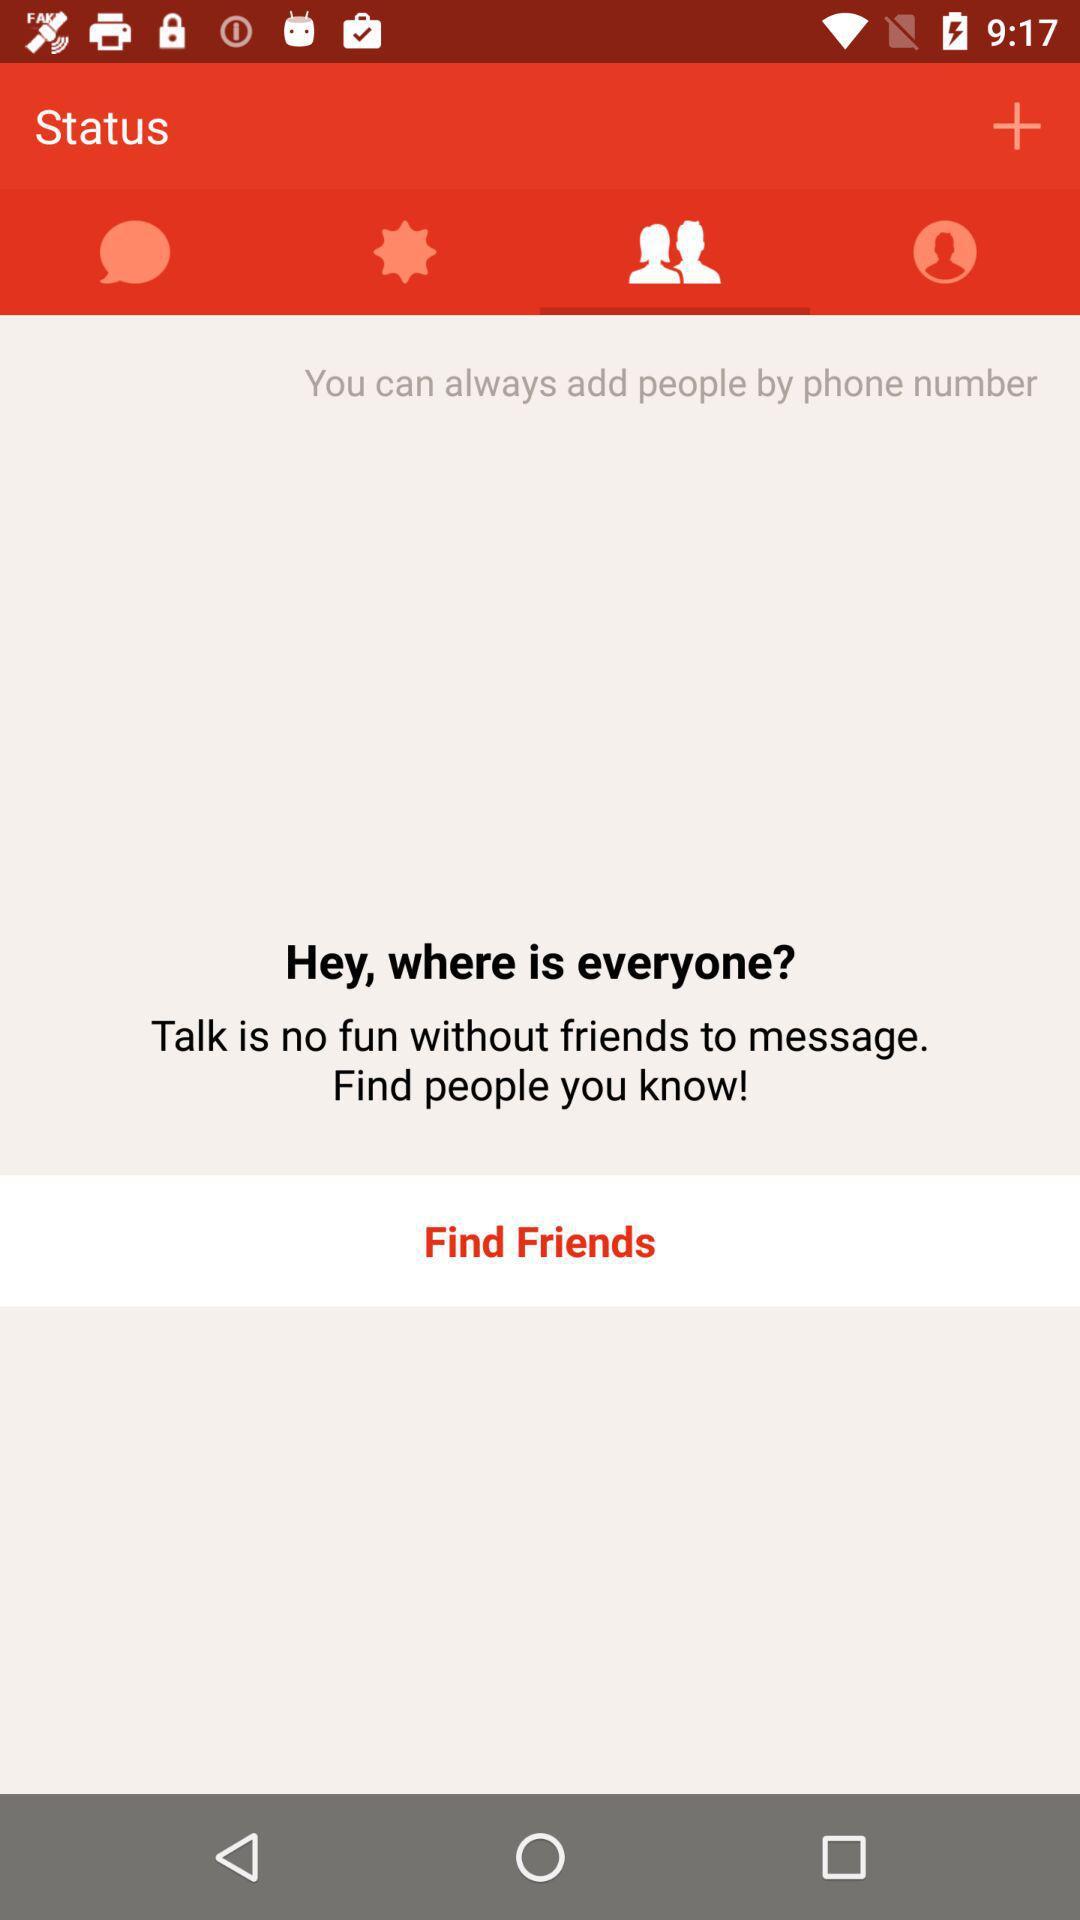 This screenshot has width=1080, height=1920. What do you see at coordinates (675, 251) in the screenshot?
I see `find people` at bounding box center [675, 251].